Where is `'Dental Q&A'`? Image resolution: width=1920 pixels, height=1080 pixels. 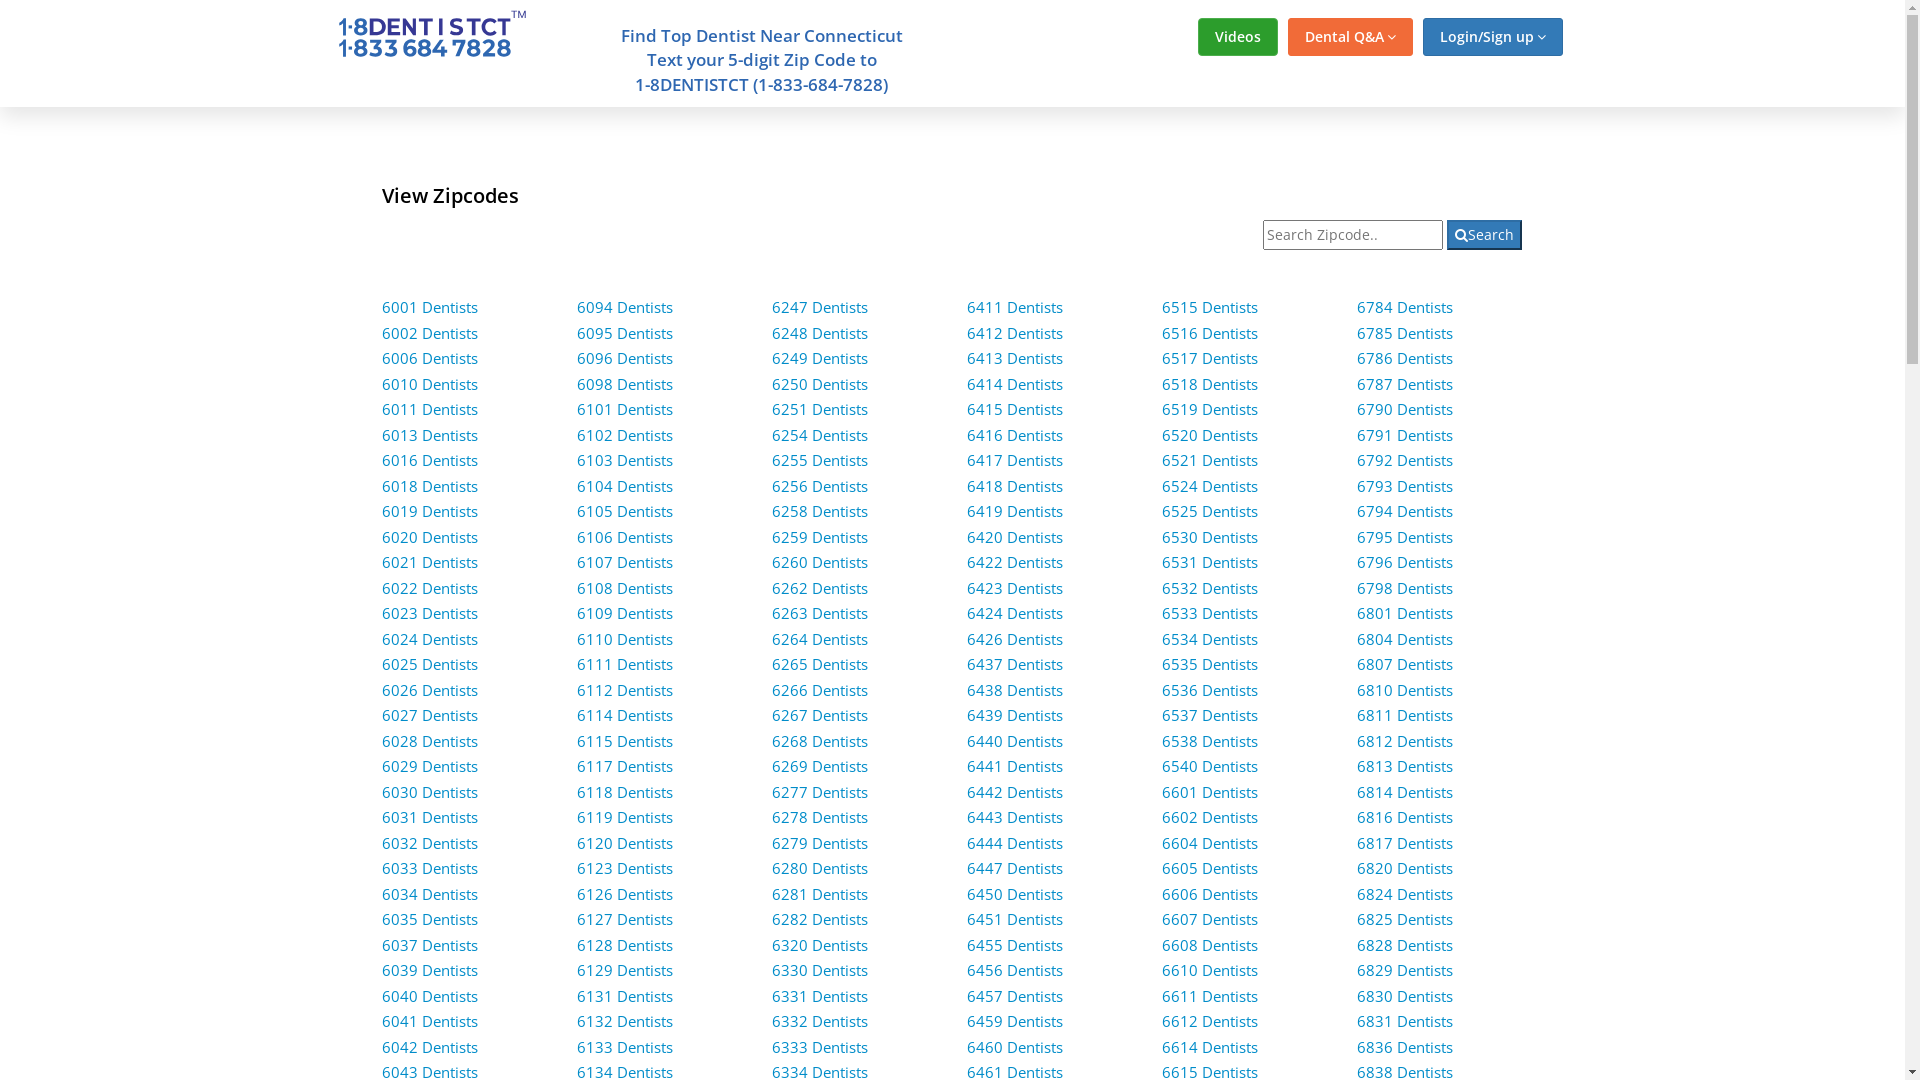
'Dental Q&A' is located at coordinates (1287, 37).